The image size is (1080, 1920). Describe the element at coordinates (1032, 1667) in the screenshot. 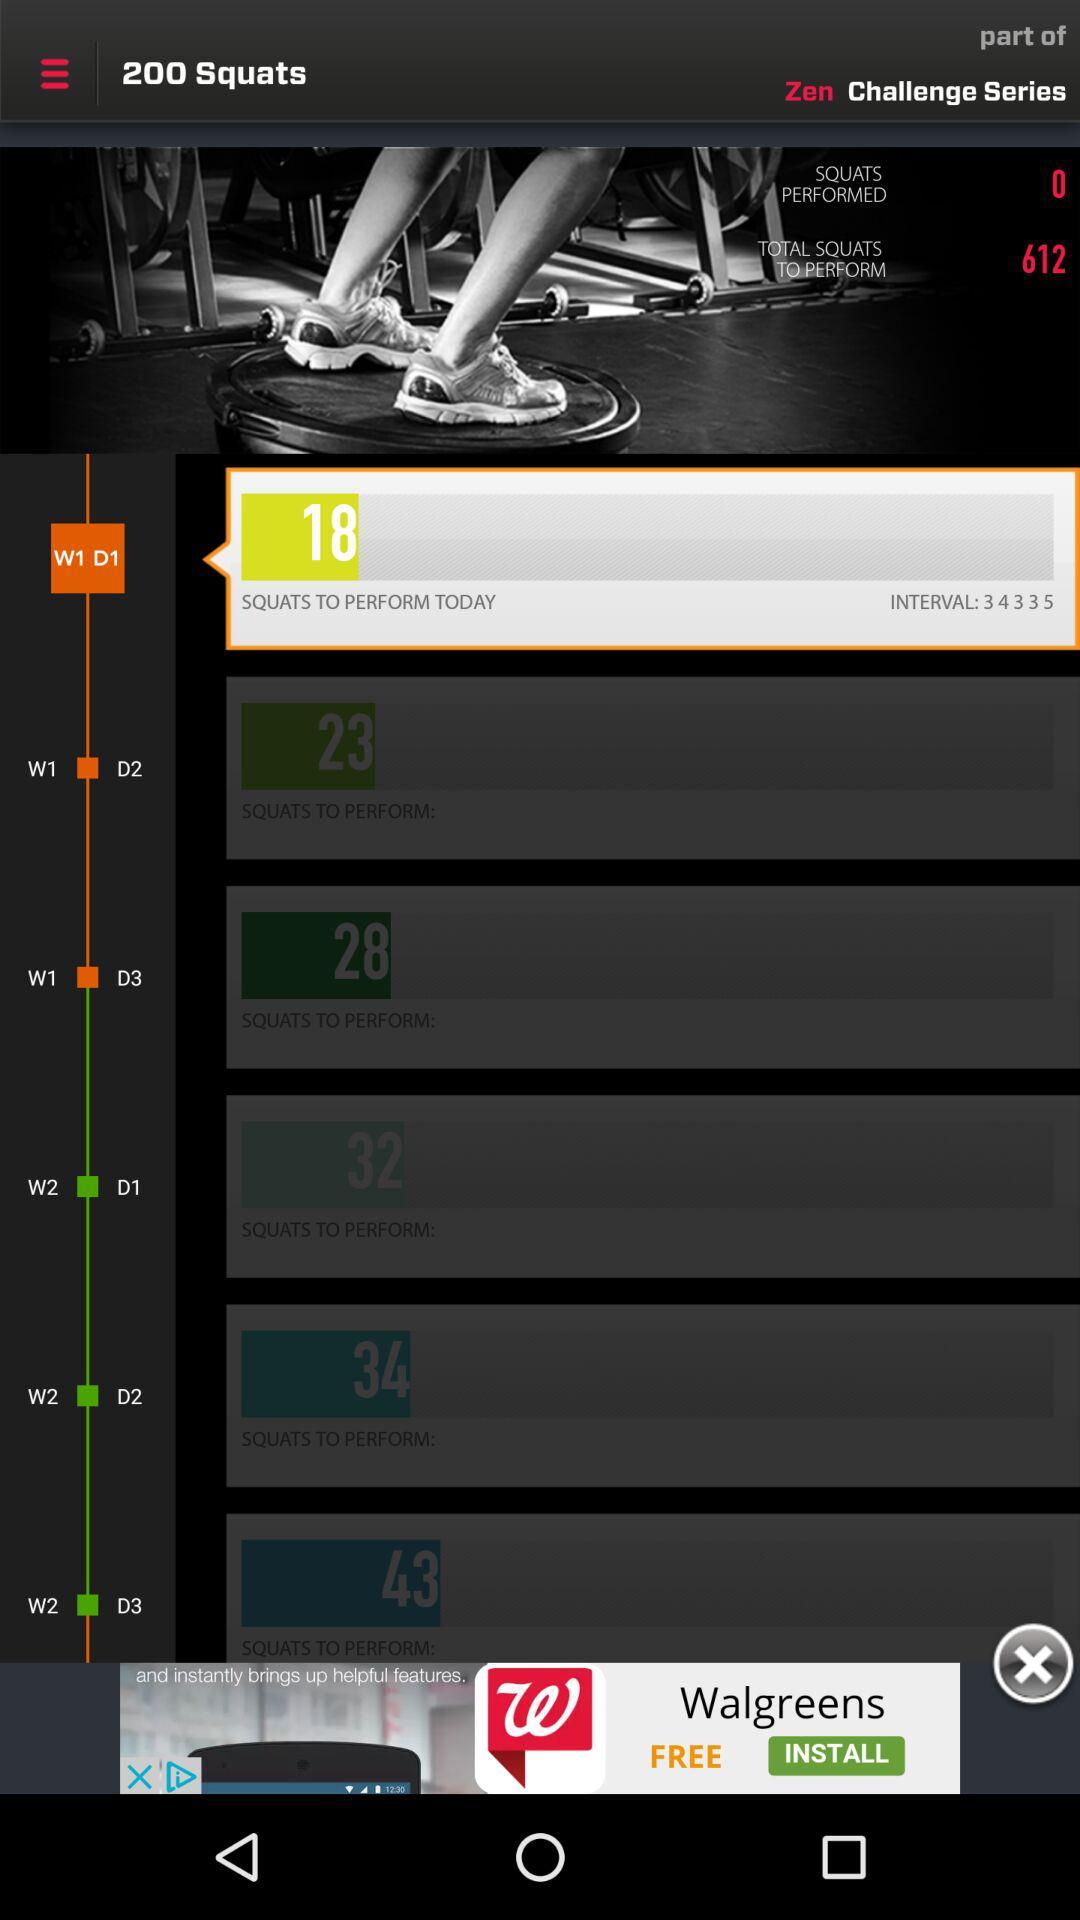

I see `the close icon` at that location.